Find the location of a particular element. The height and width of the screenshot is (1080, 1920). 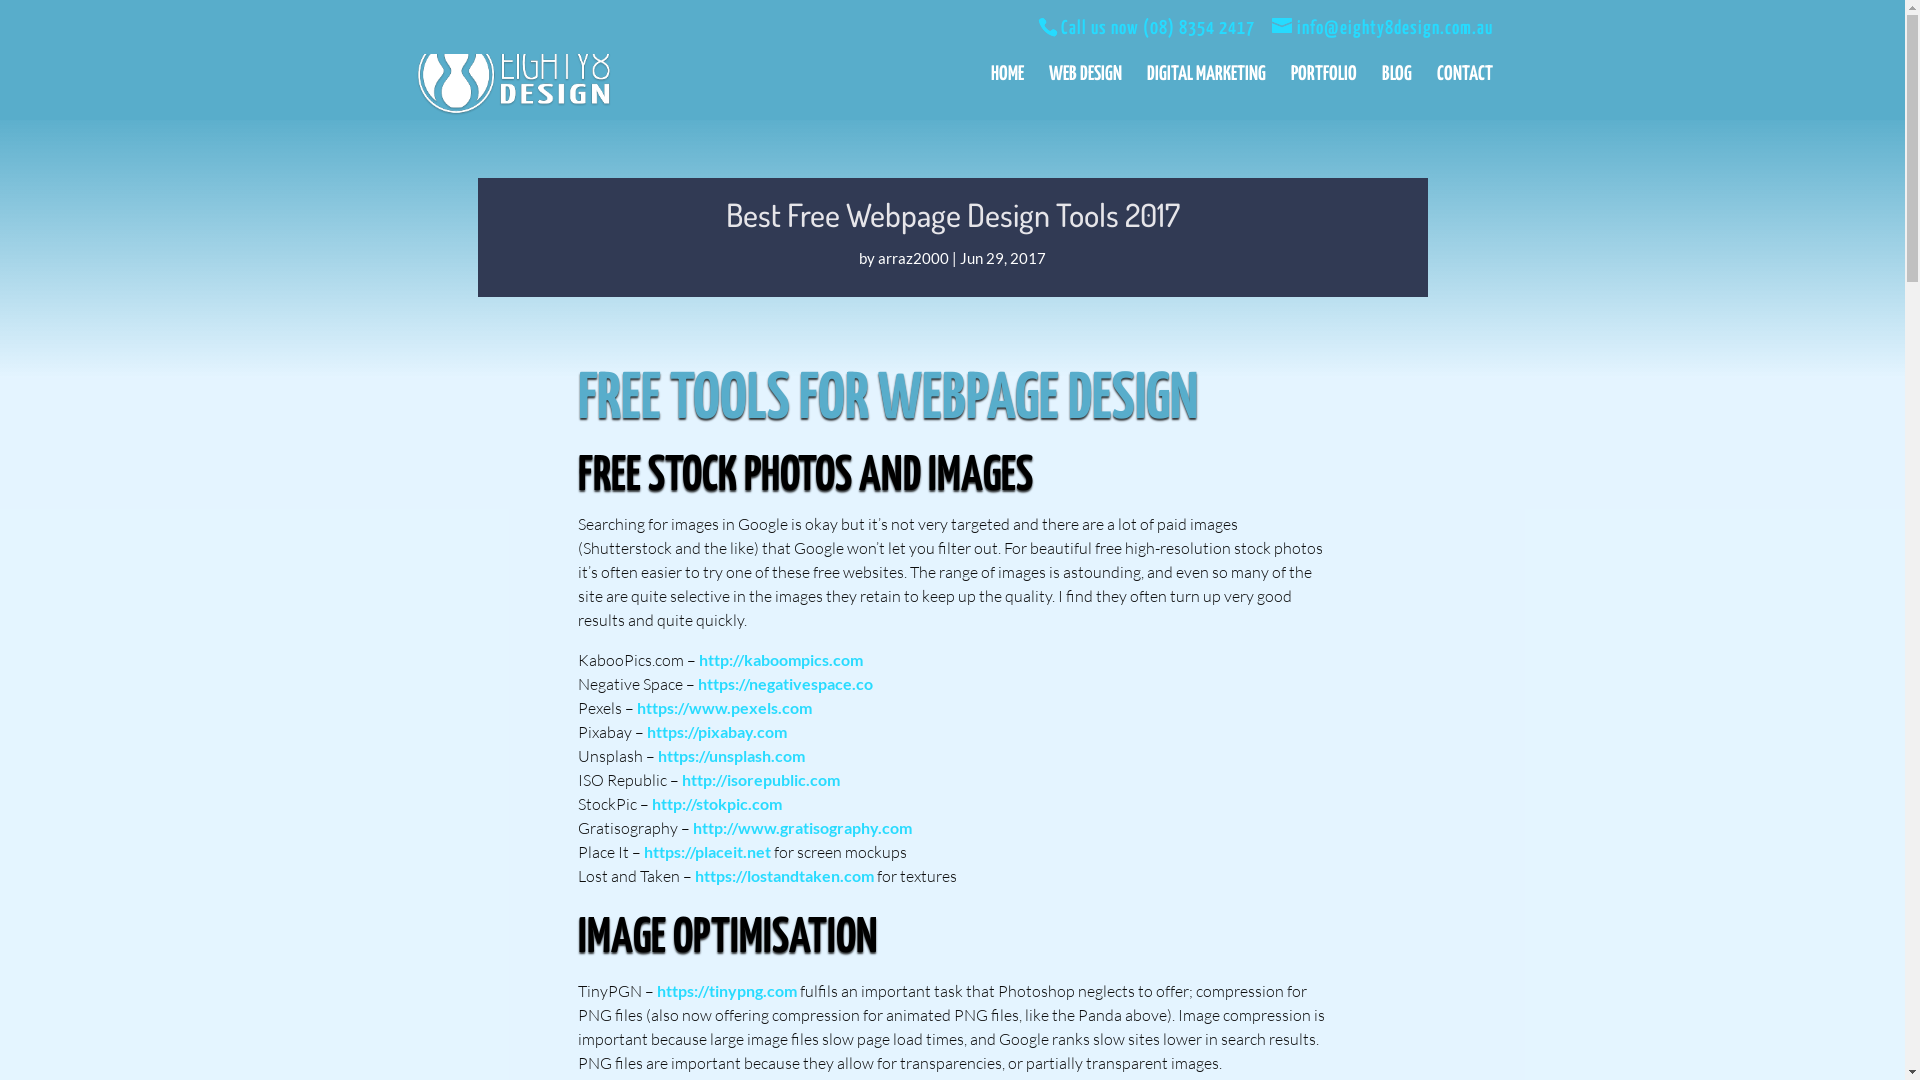

'https://unsplash.com' is located at coordinates (730, 755).